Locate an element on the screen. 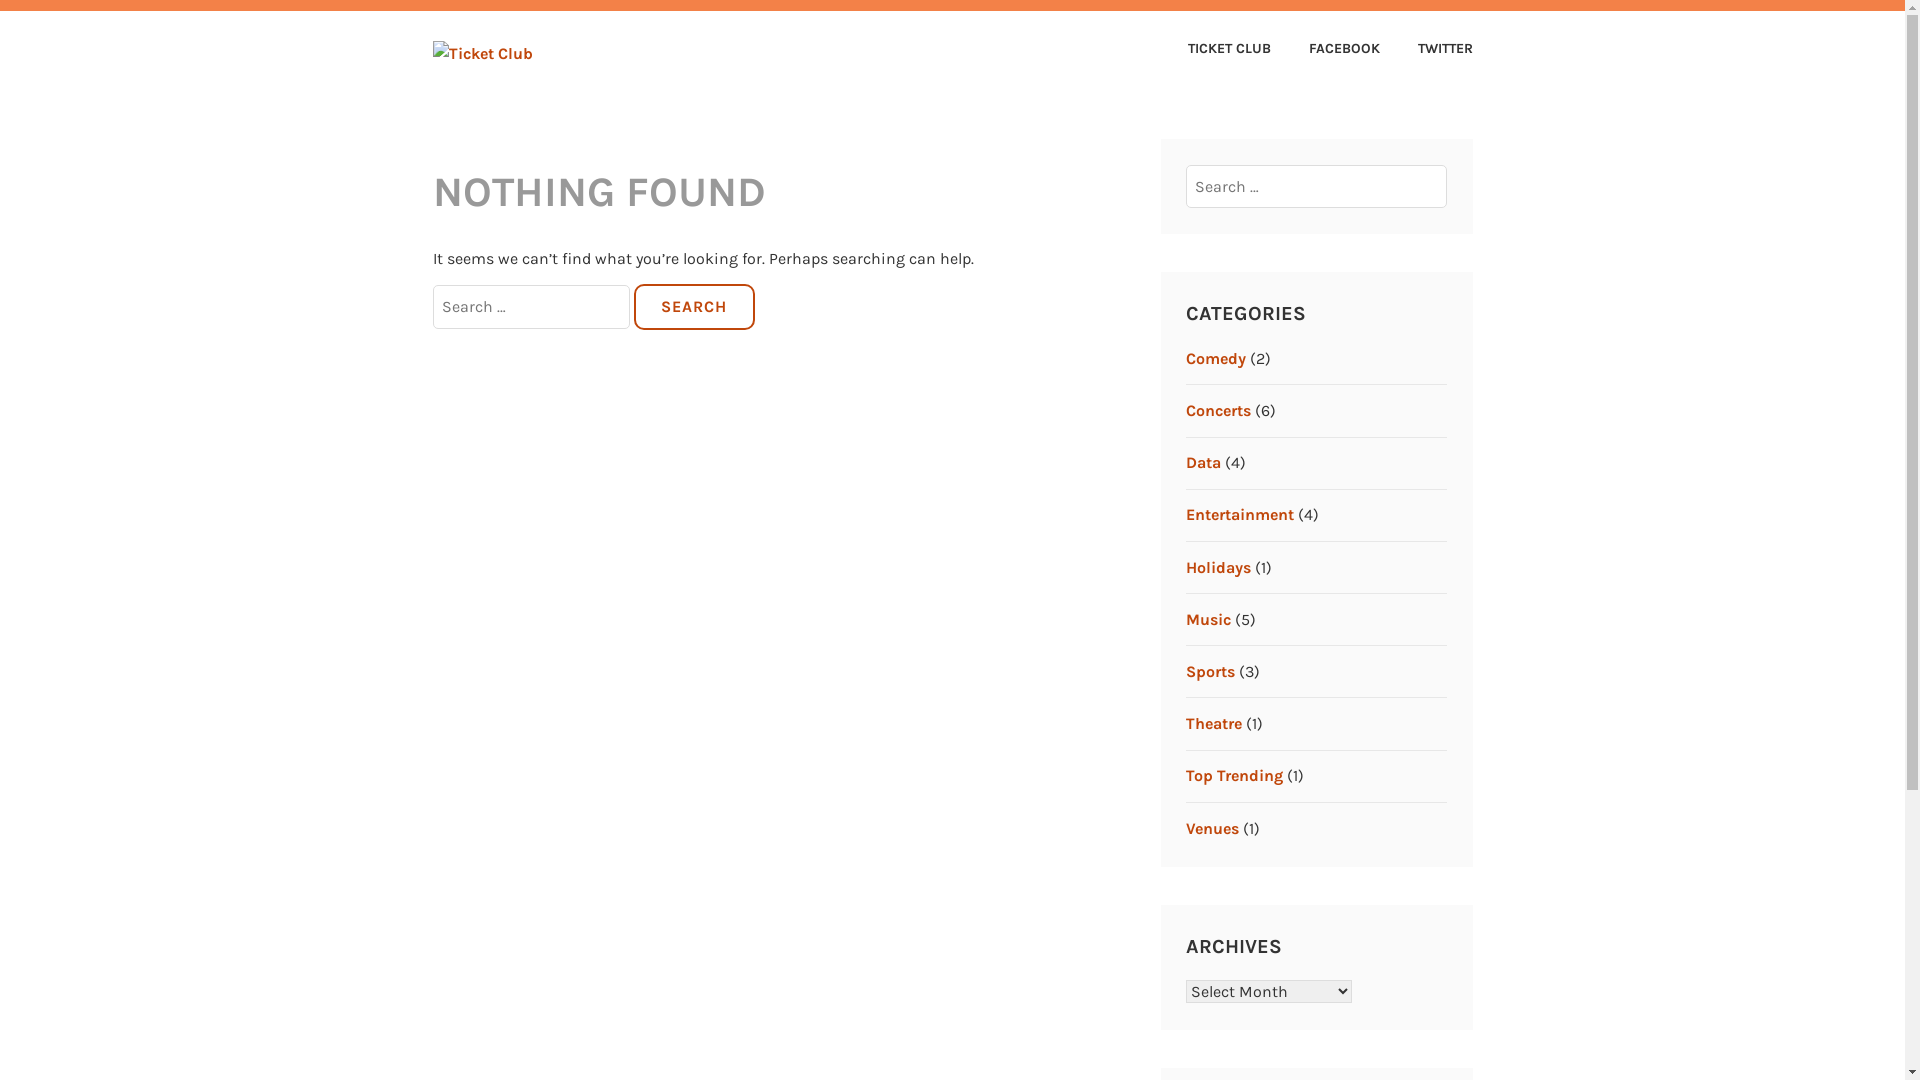  'Top Trending' is located at coordinates (1233, 774).